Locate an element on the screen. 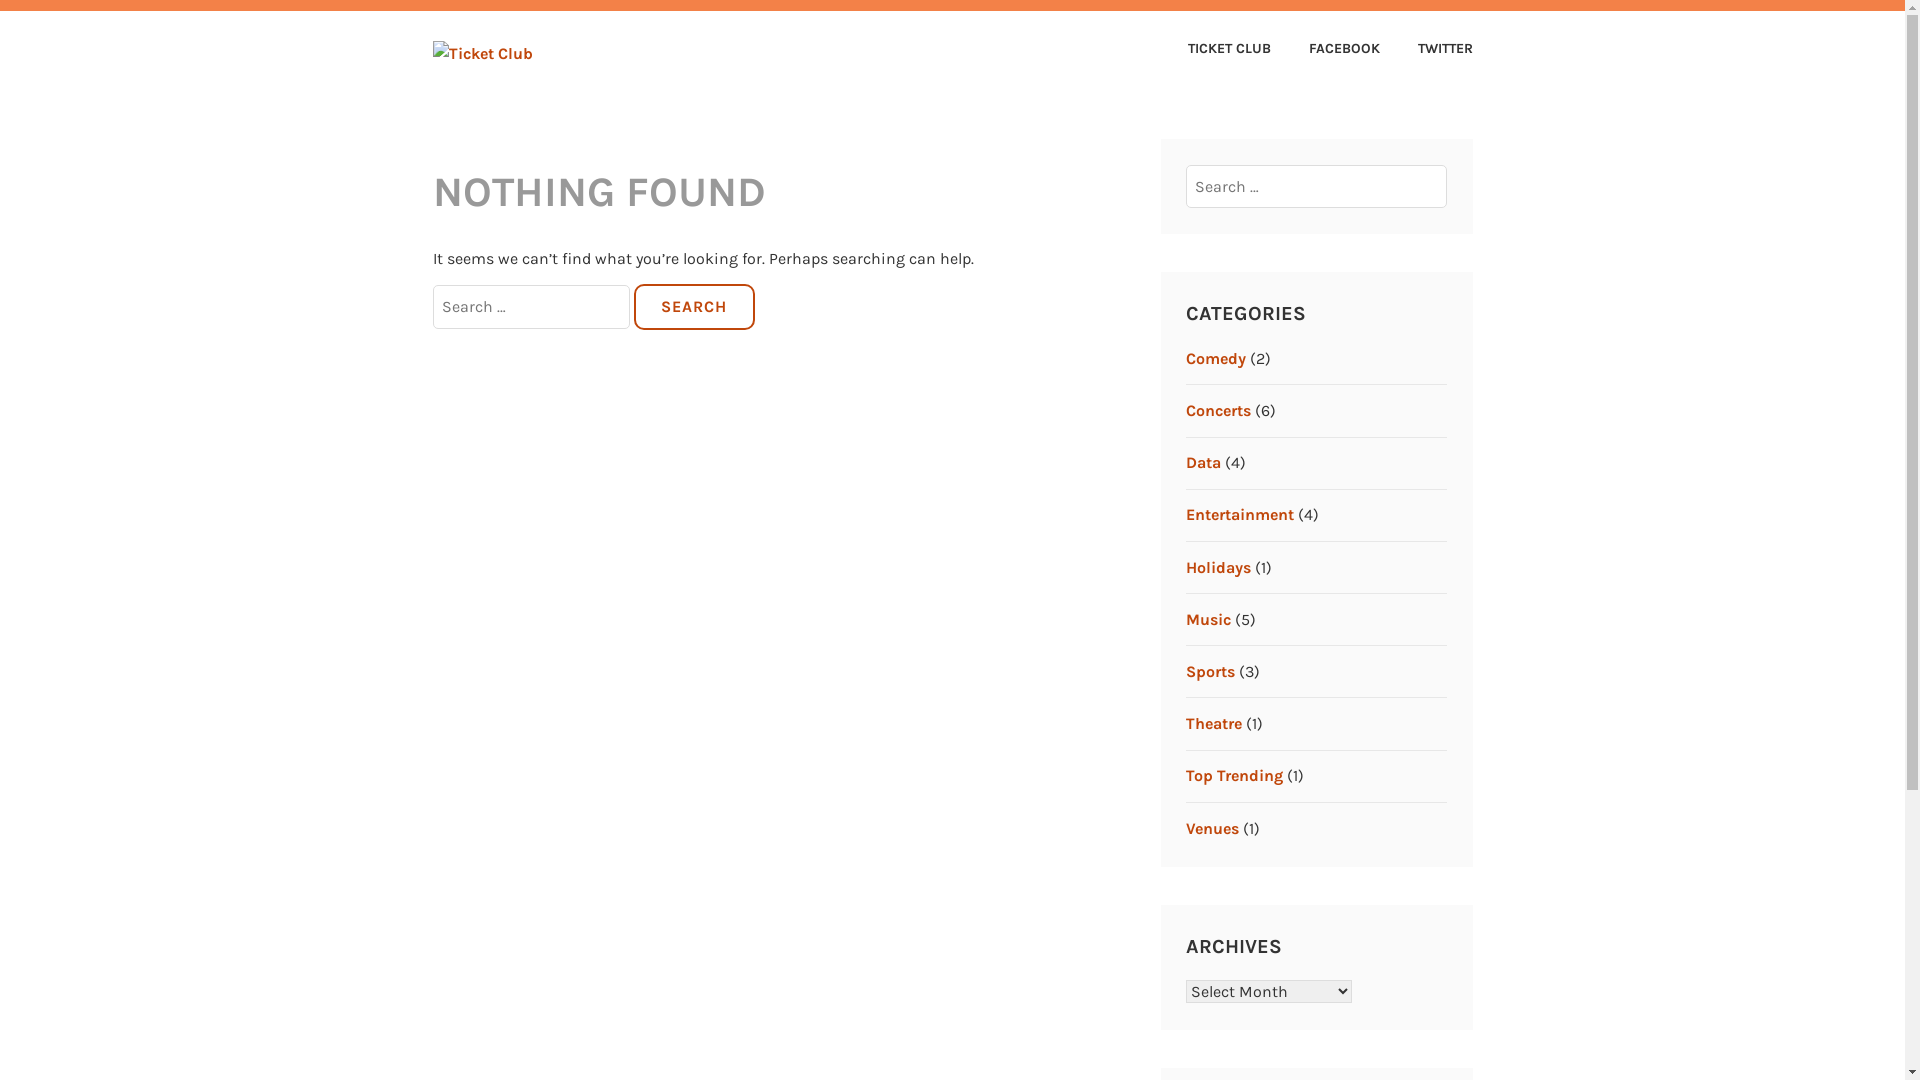  'Top Trending' is located at coordinates (1233, 774).